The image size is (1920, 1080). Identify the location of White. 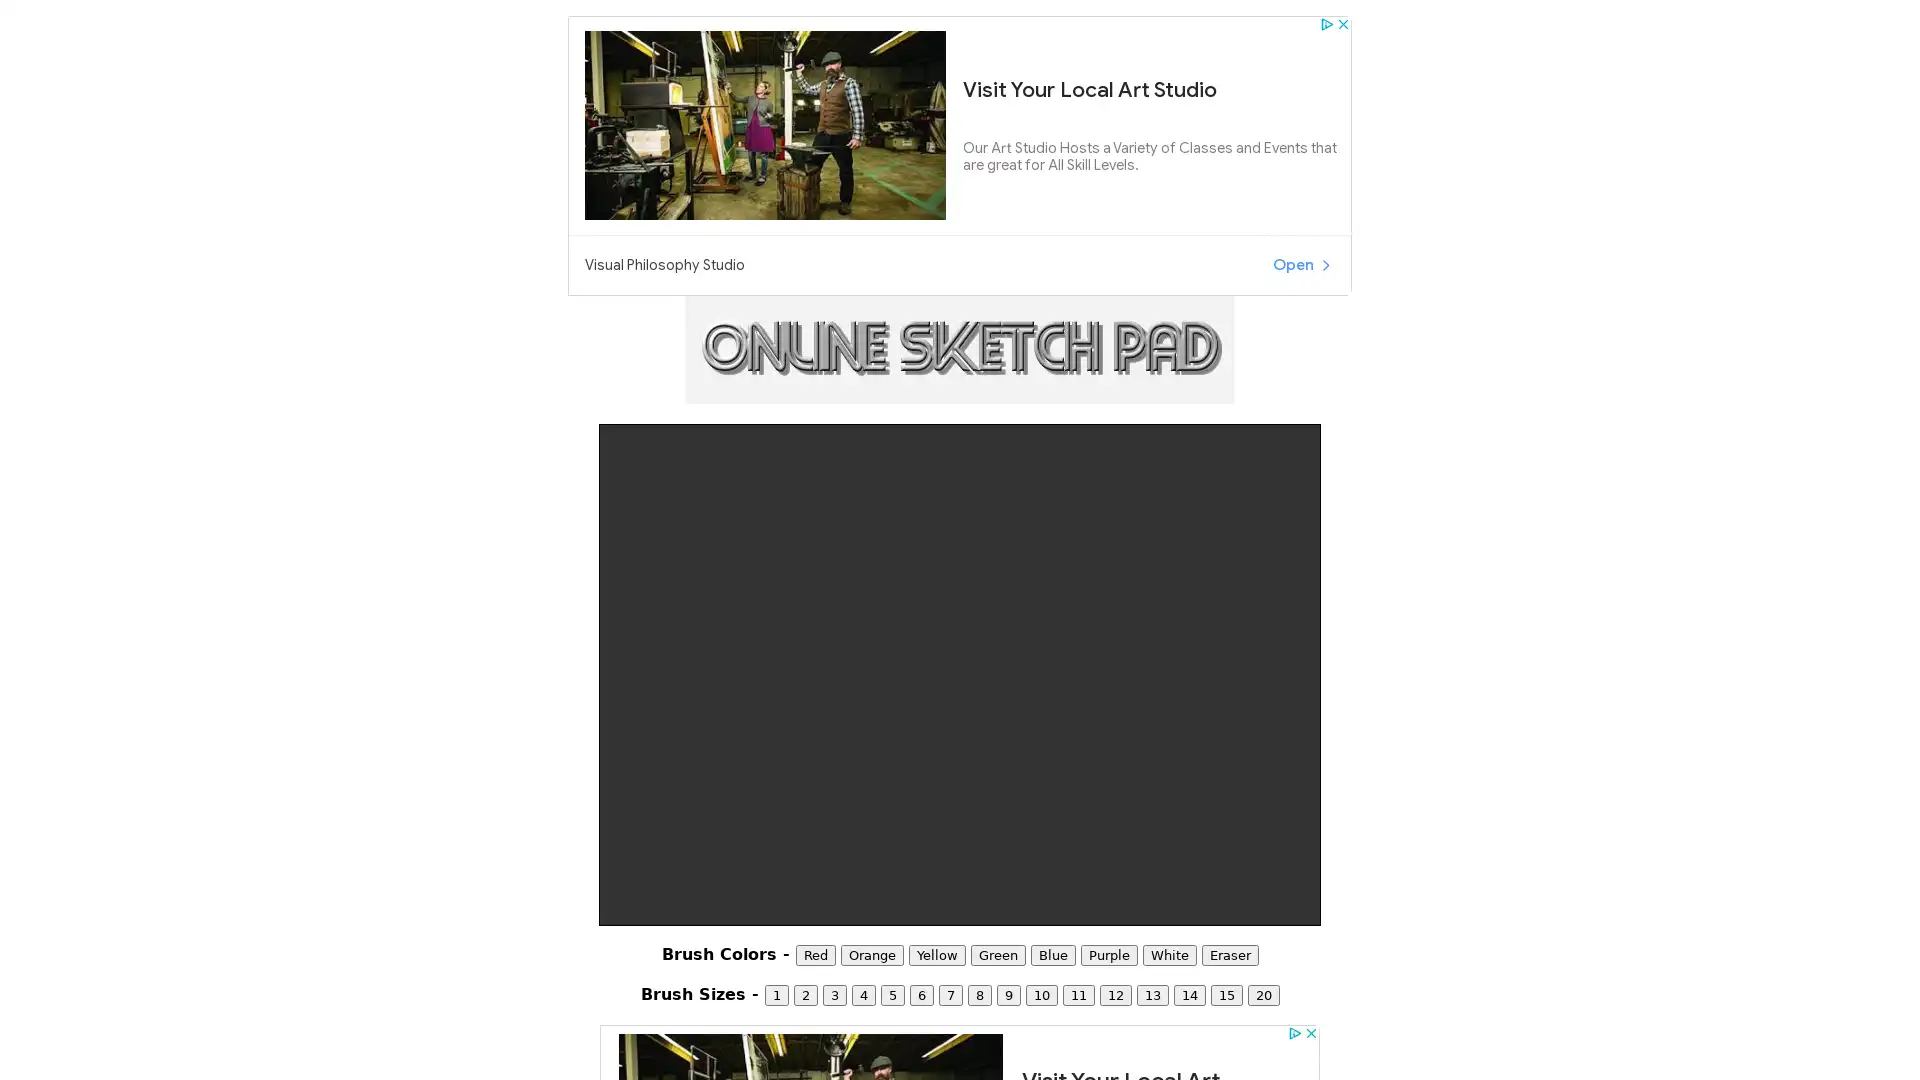
(1169, 954).